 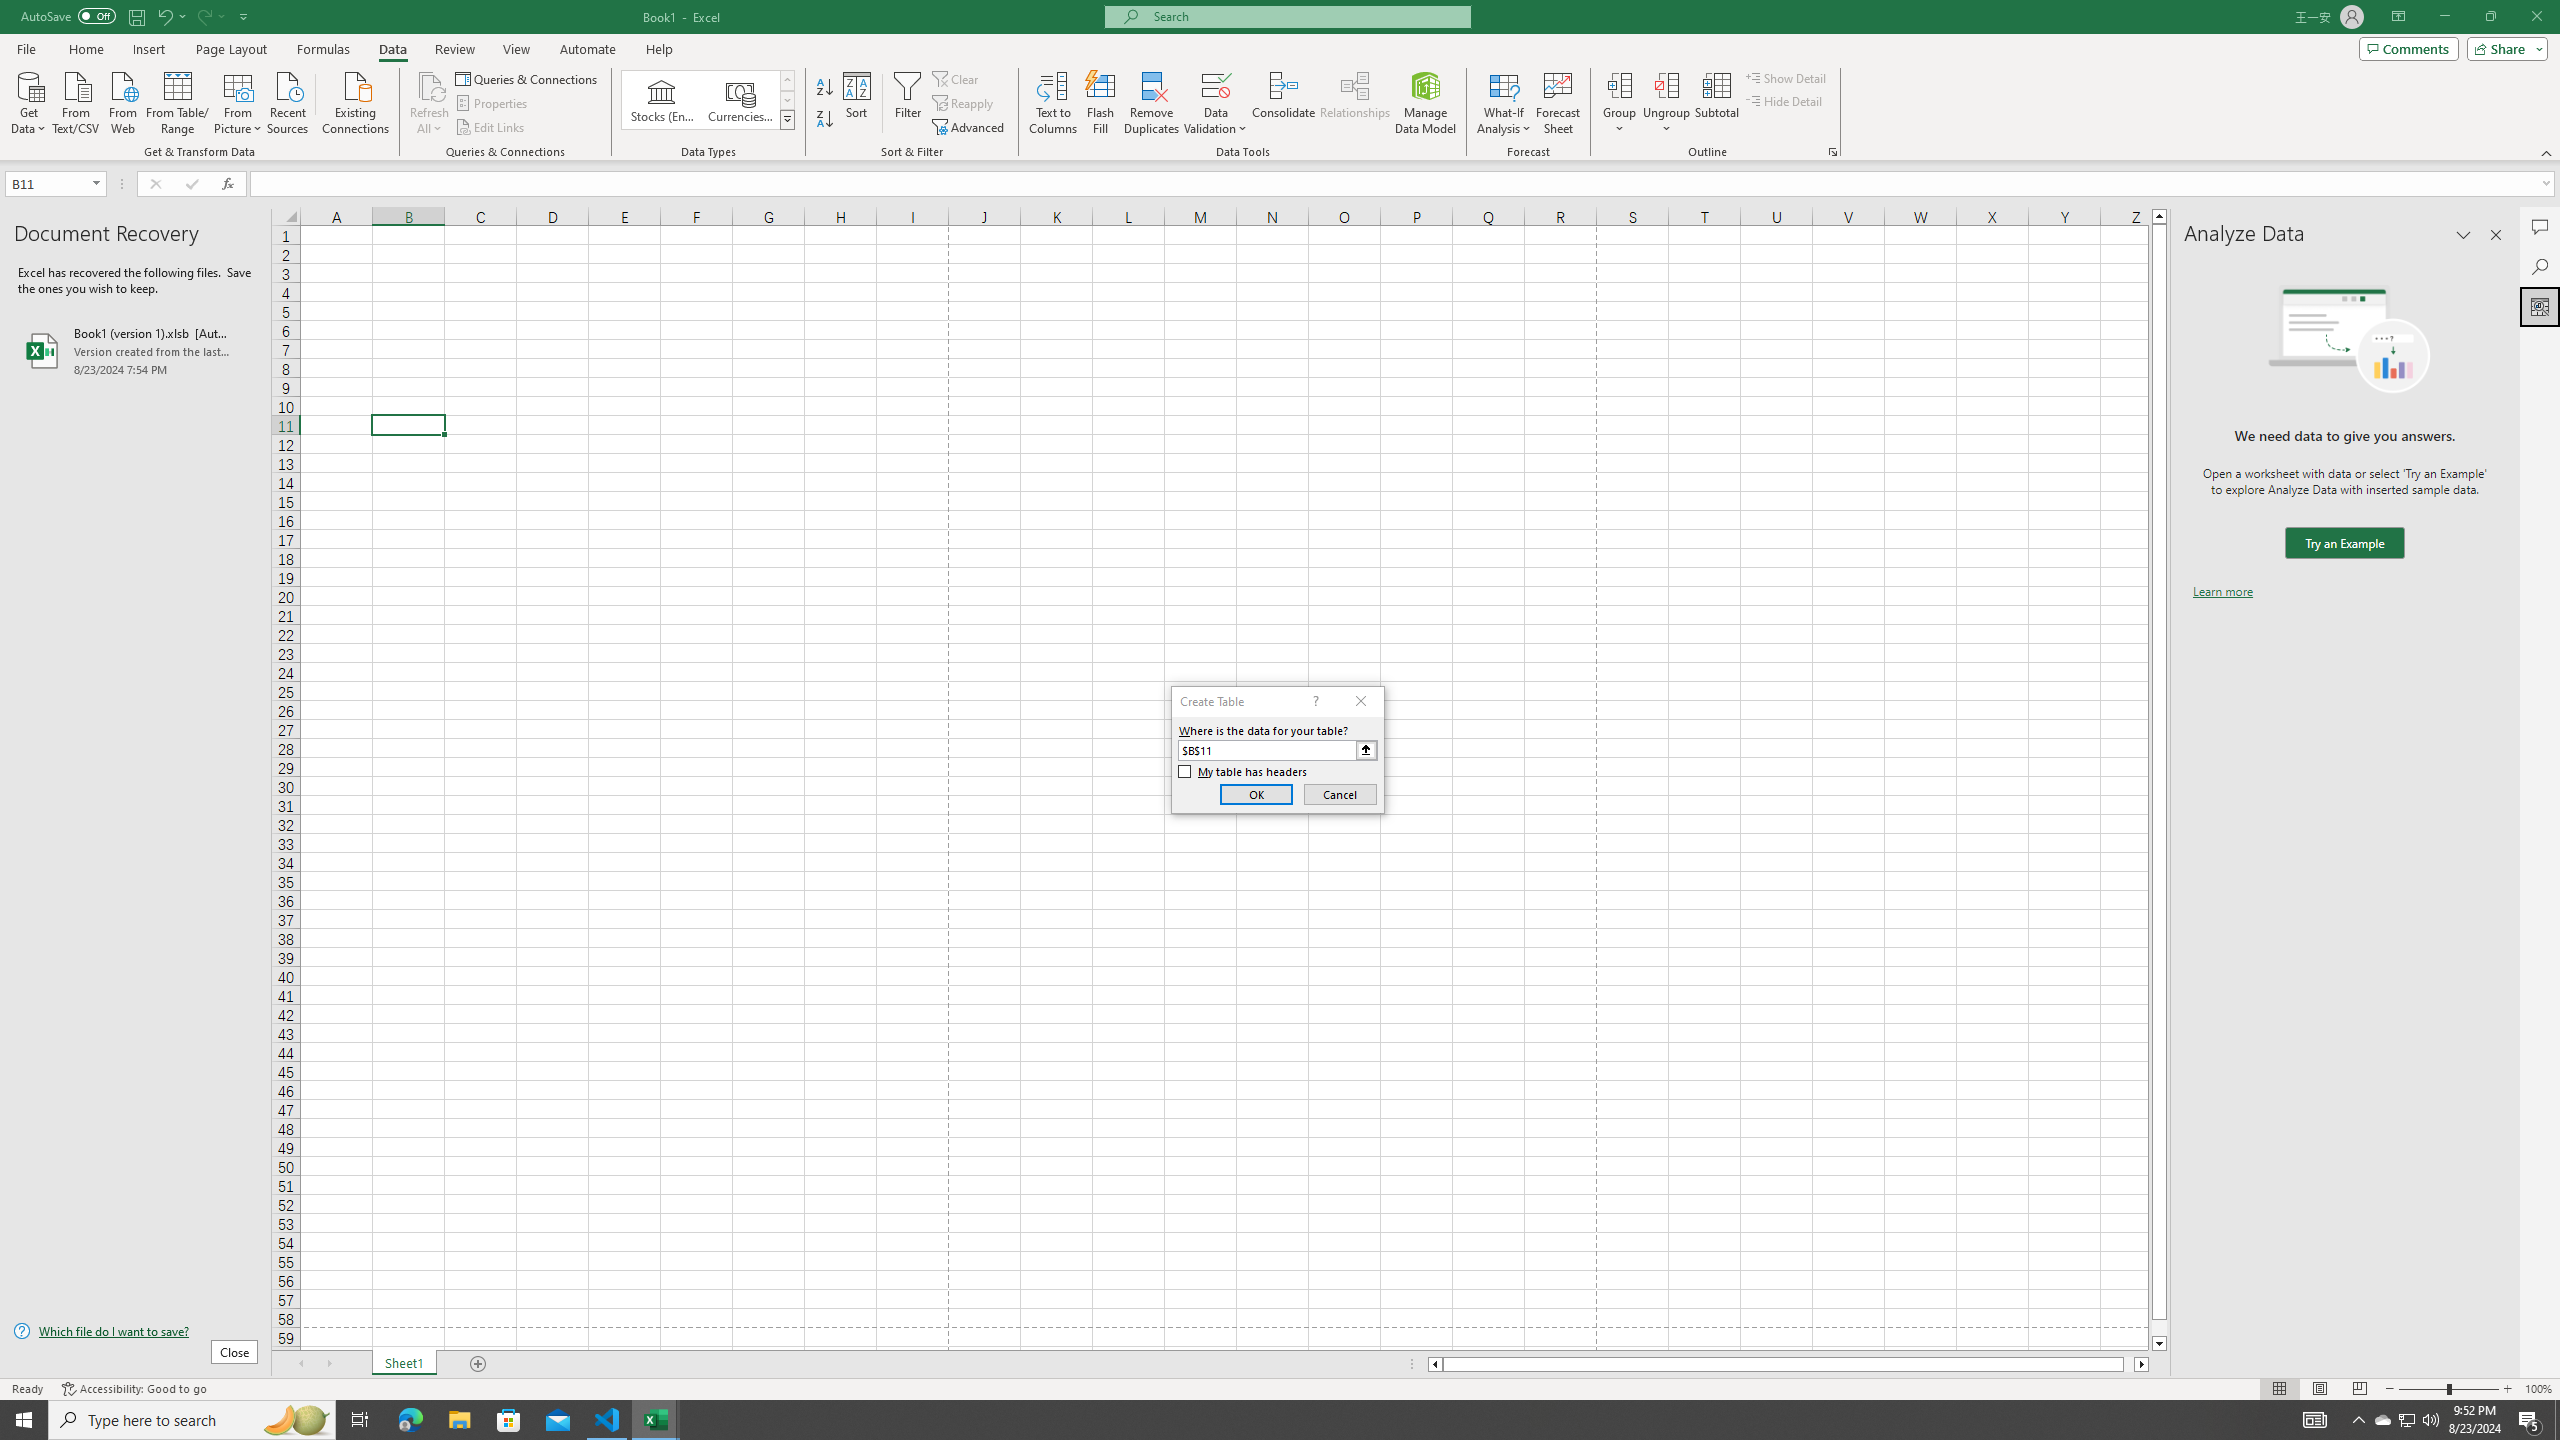 What do you see at coordinates (856, 103) in the screenshot?
I see `'Sort...'` at bounding box center [856, 103].